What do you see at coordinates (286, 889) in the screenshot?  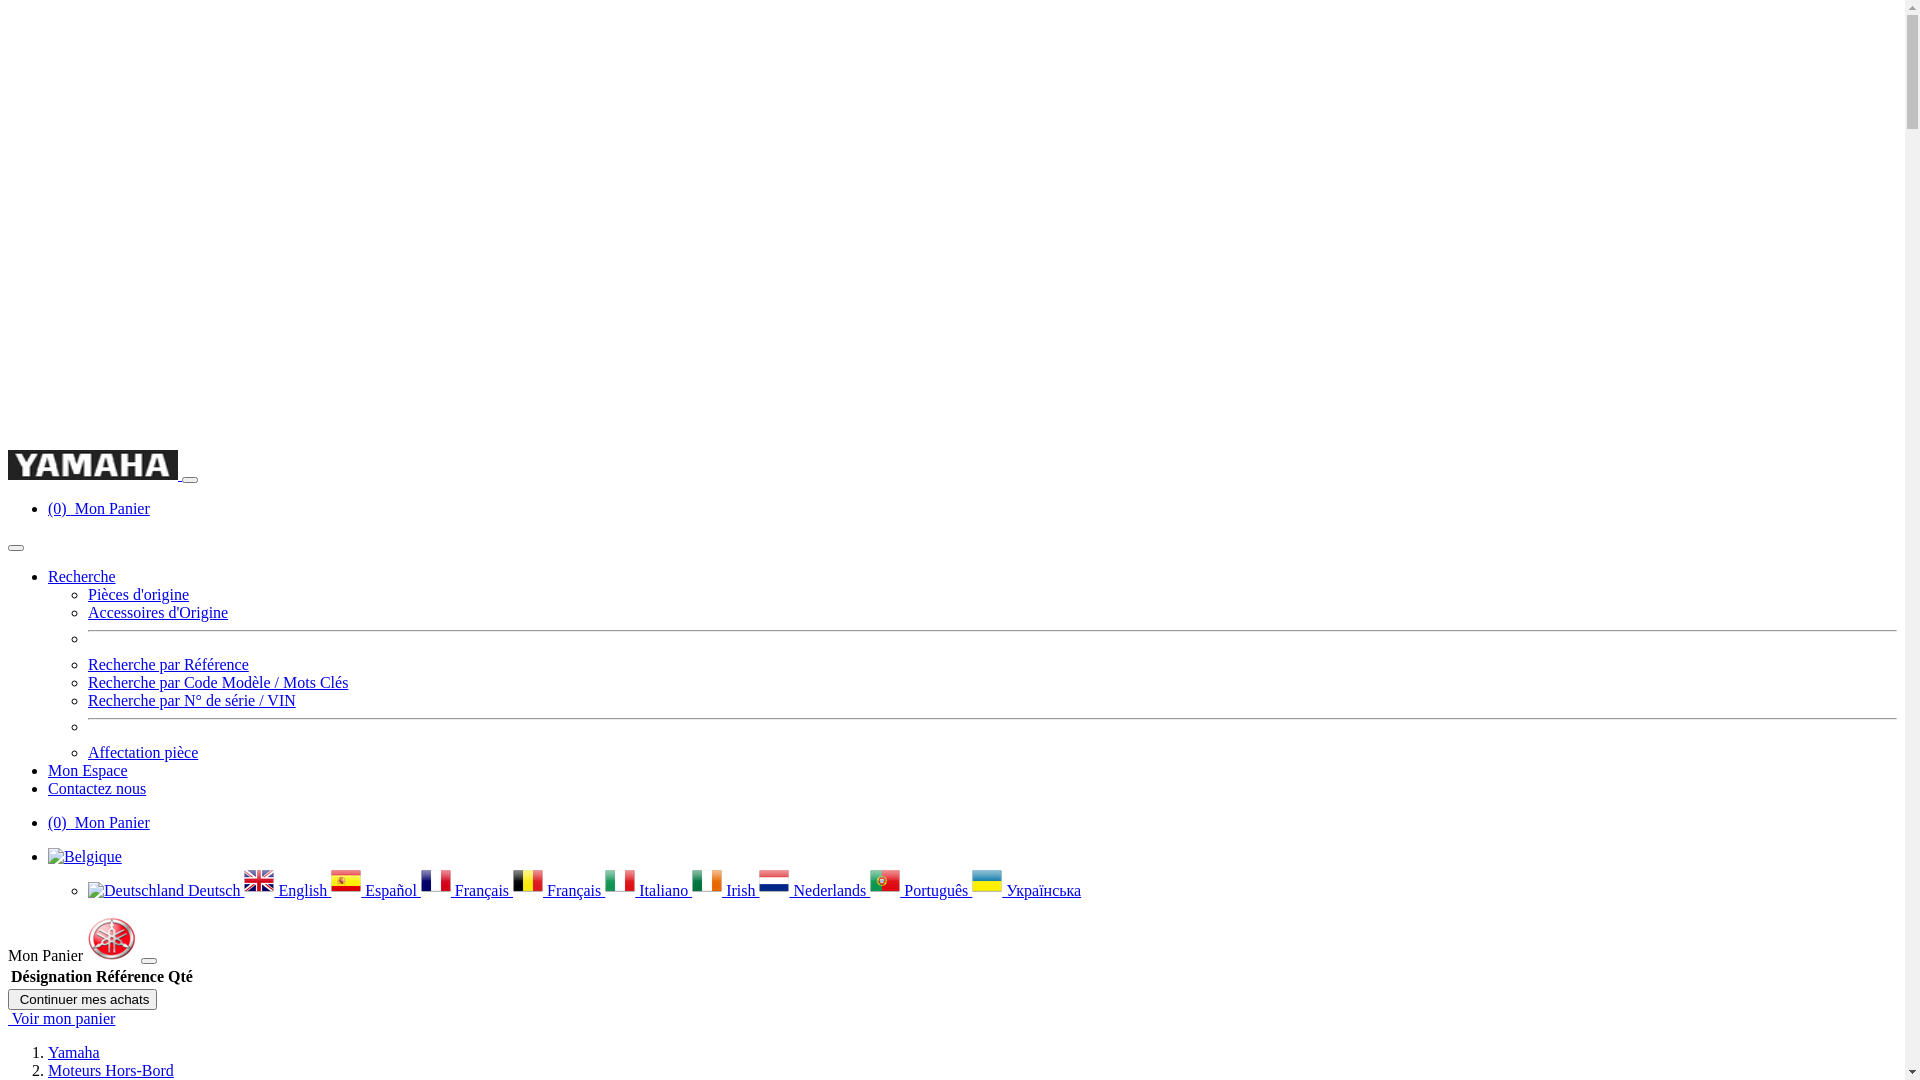 I see `'English'` at bounding box center [286, 889].